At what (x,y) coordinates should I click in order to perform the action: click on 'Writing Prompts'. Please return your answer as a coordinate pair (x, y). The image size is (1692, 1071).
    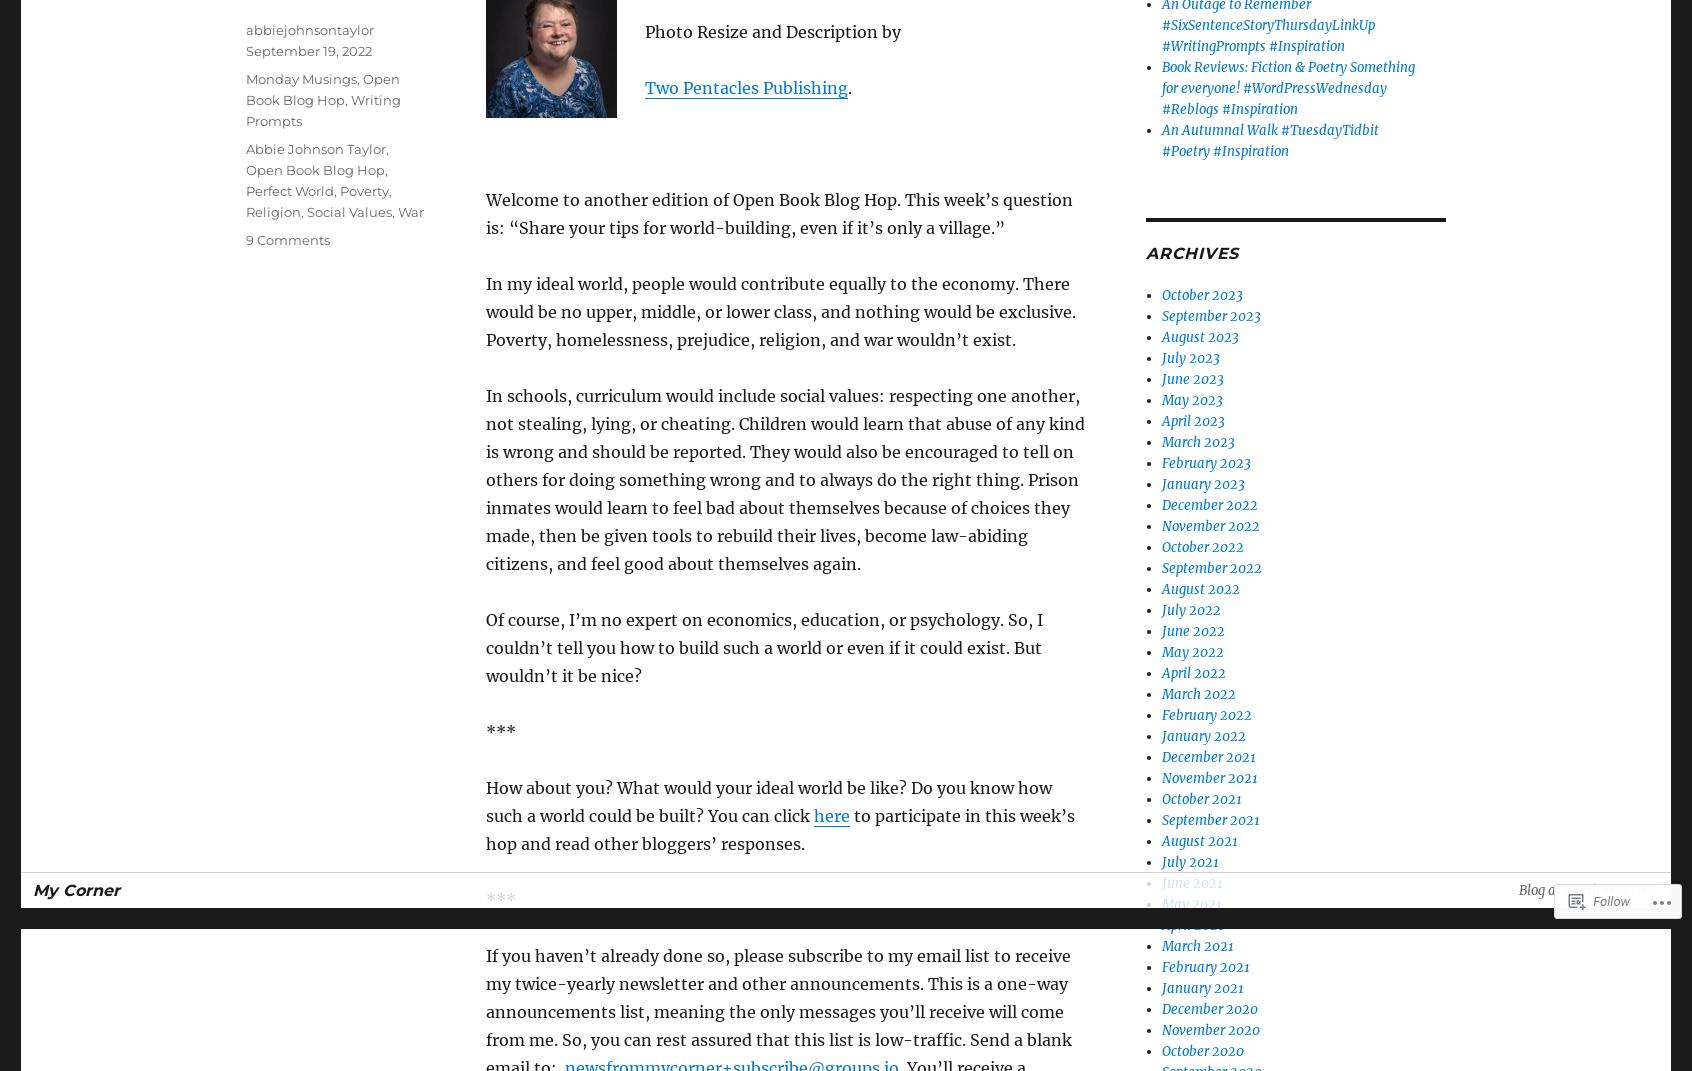
    Looking at the image, I should click on (322, 110).